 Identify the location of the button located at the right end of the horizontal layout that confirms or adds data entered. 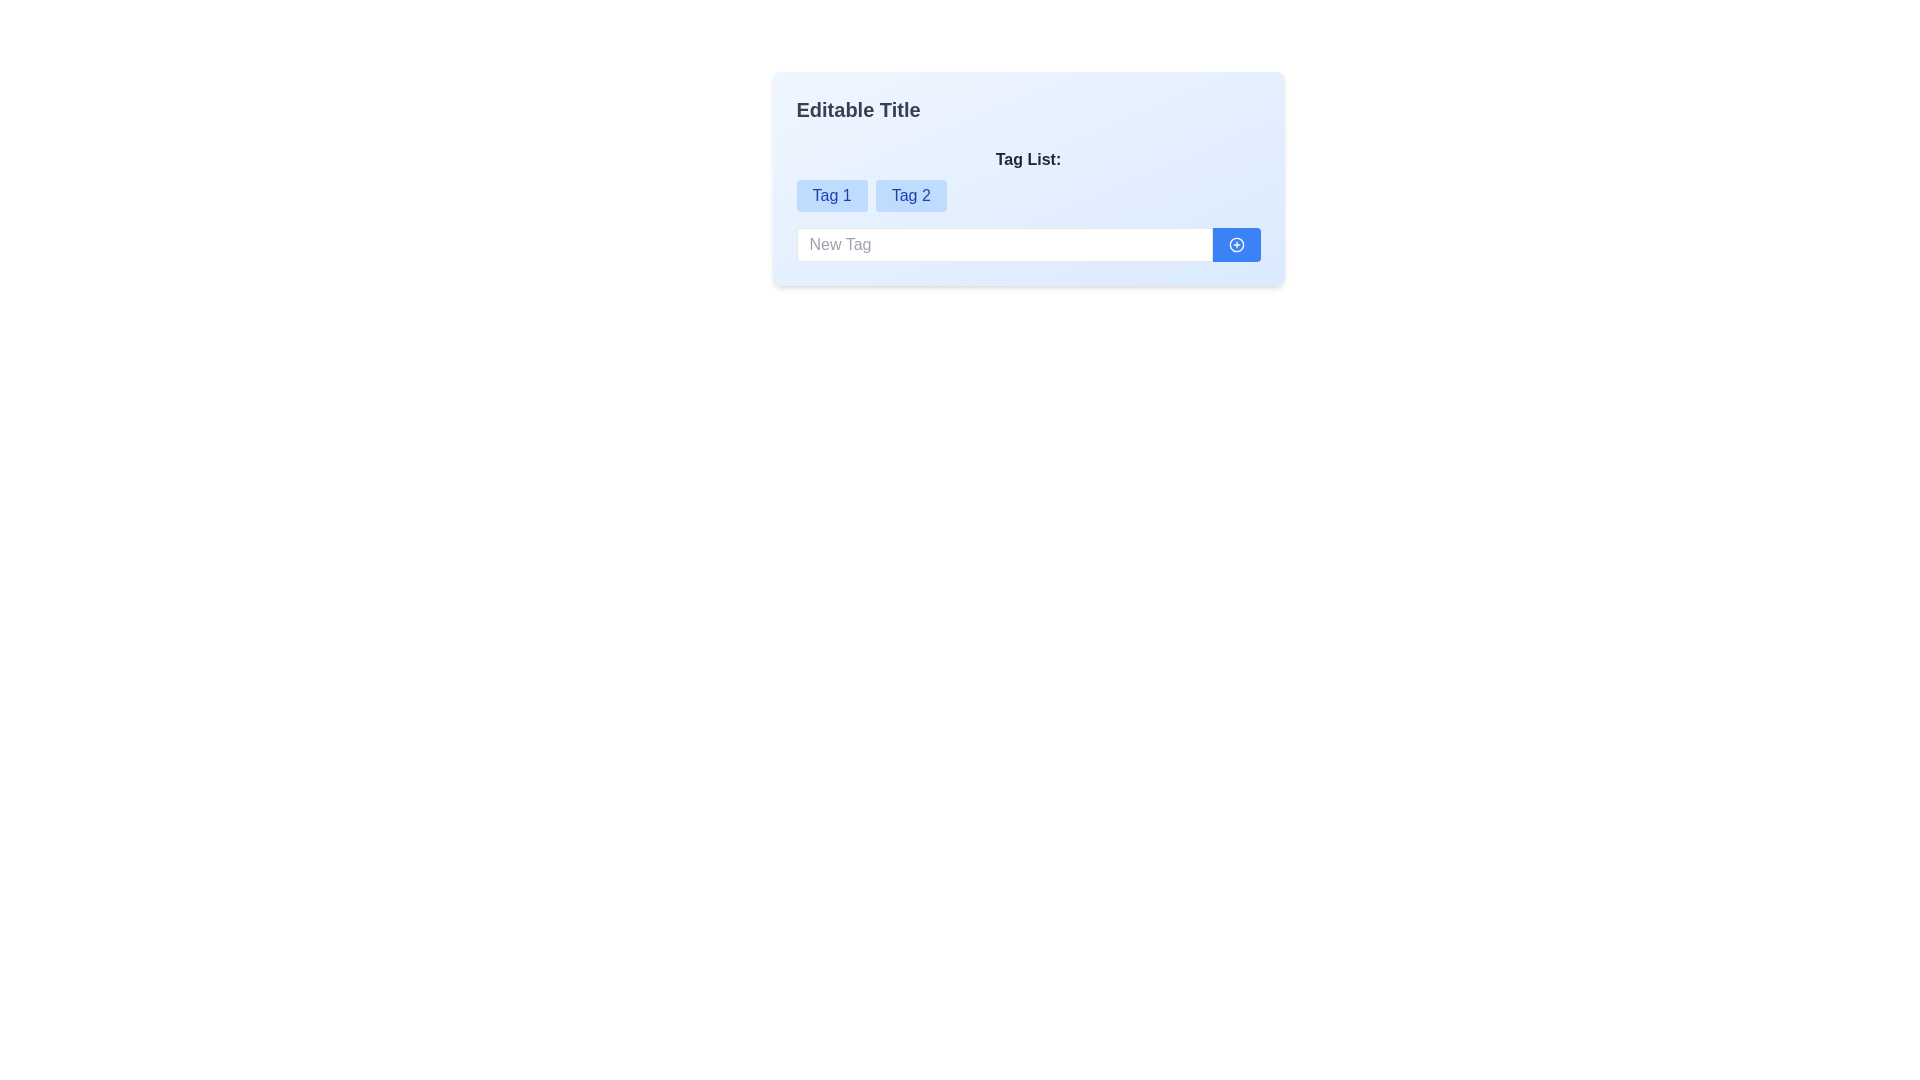
(1235, 244).